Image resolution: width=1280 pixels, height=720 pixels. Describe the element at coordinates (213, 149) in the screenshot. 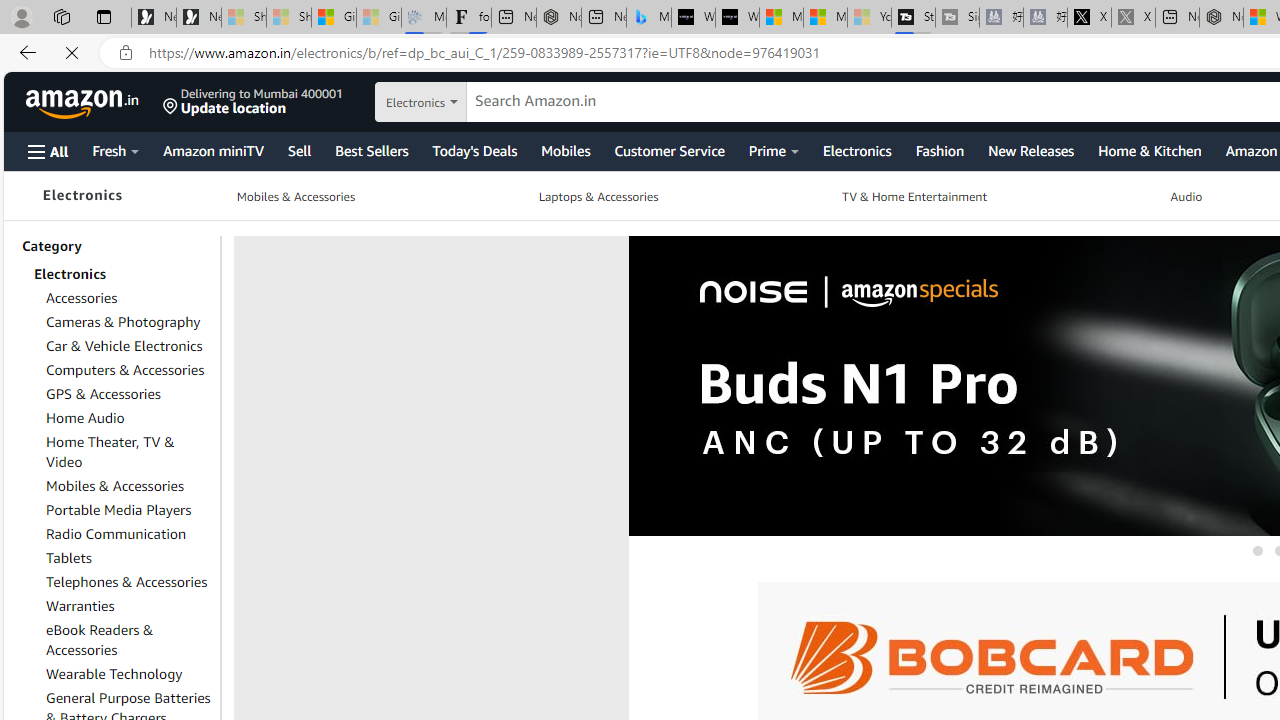

I see `'Amazon miniTV'` at that location.